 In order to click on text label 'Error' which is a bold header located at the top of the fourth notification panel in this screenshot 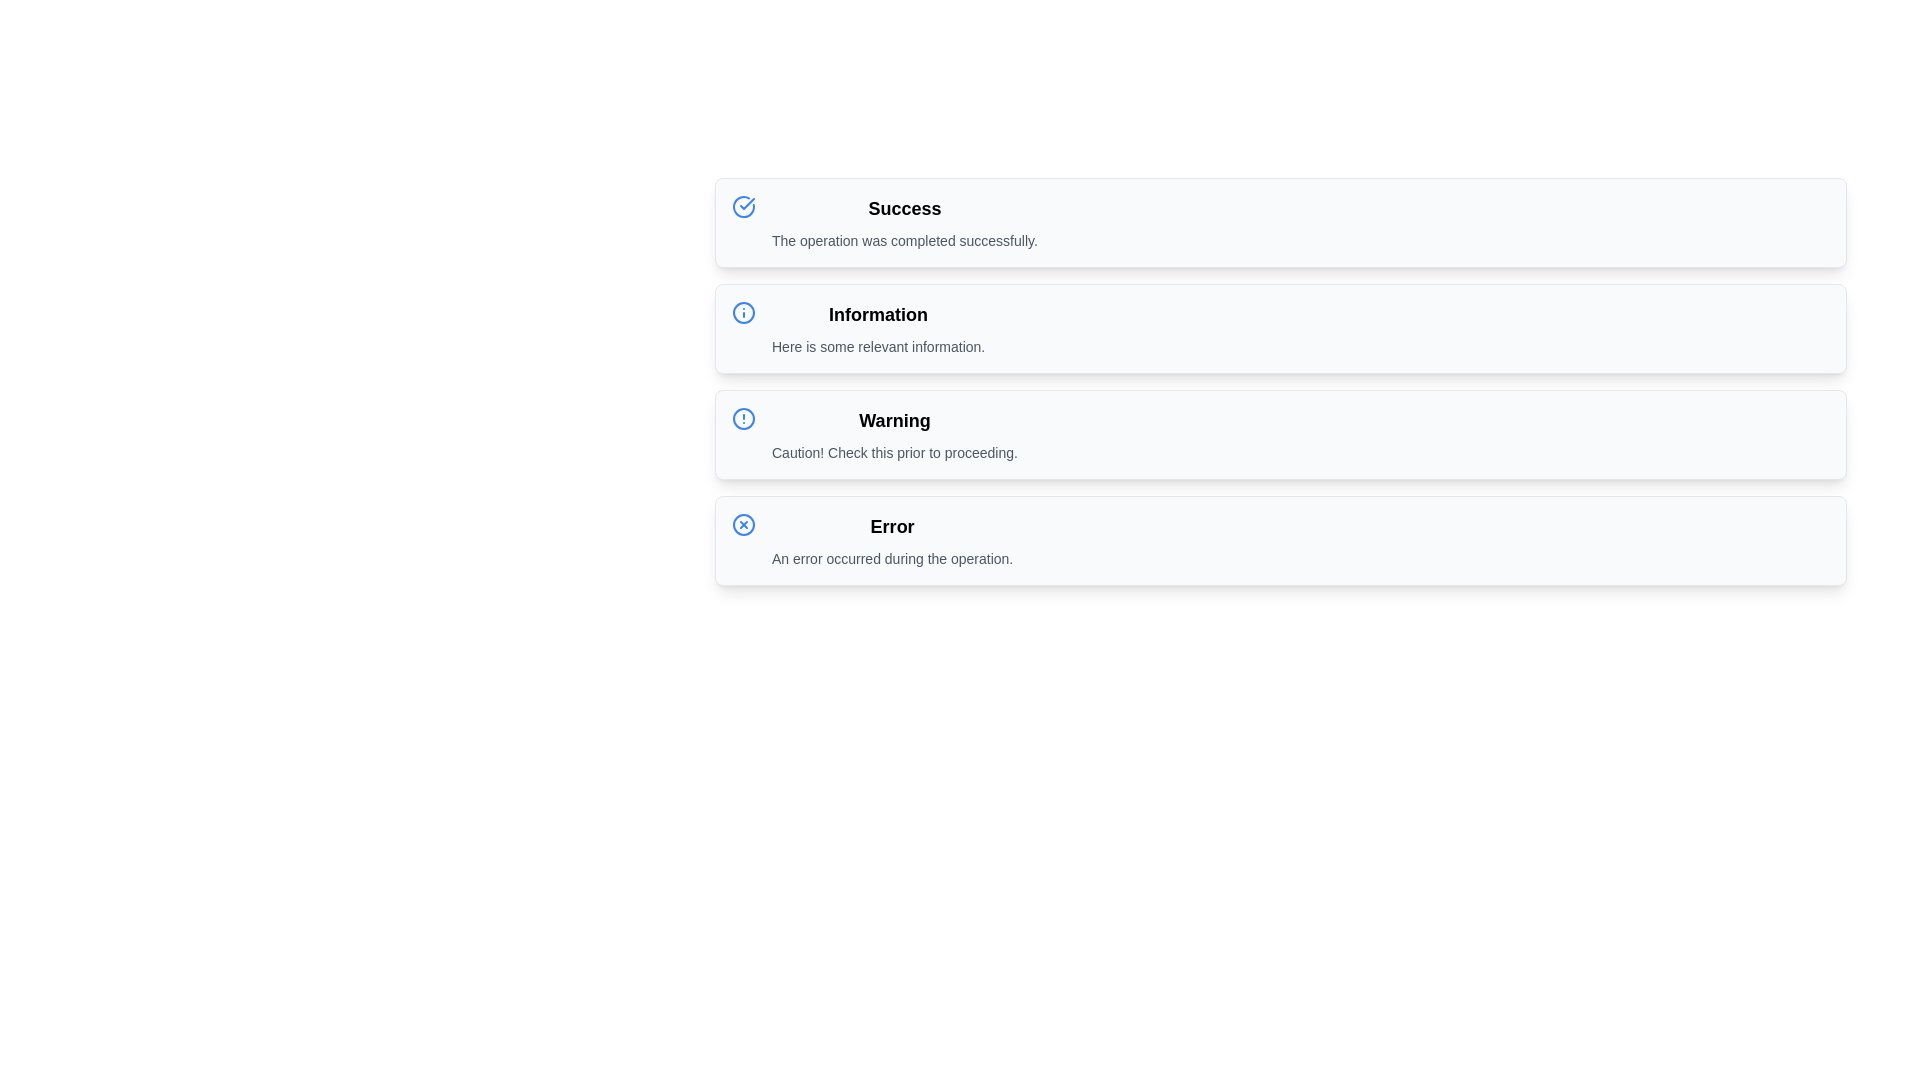, I will do `click(891, 526)`.